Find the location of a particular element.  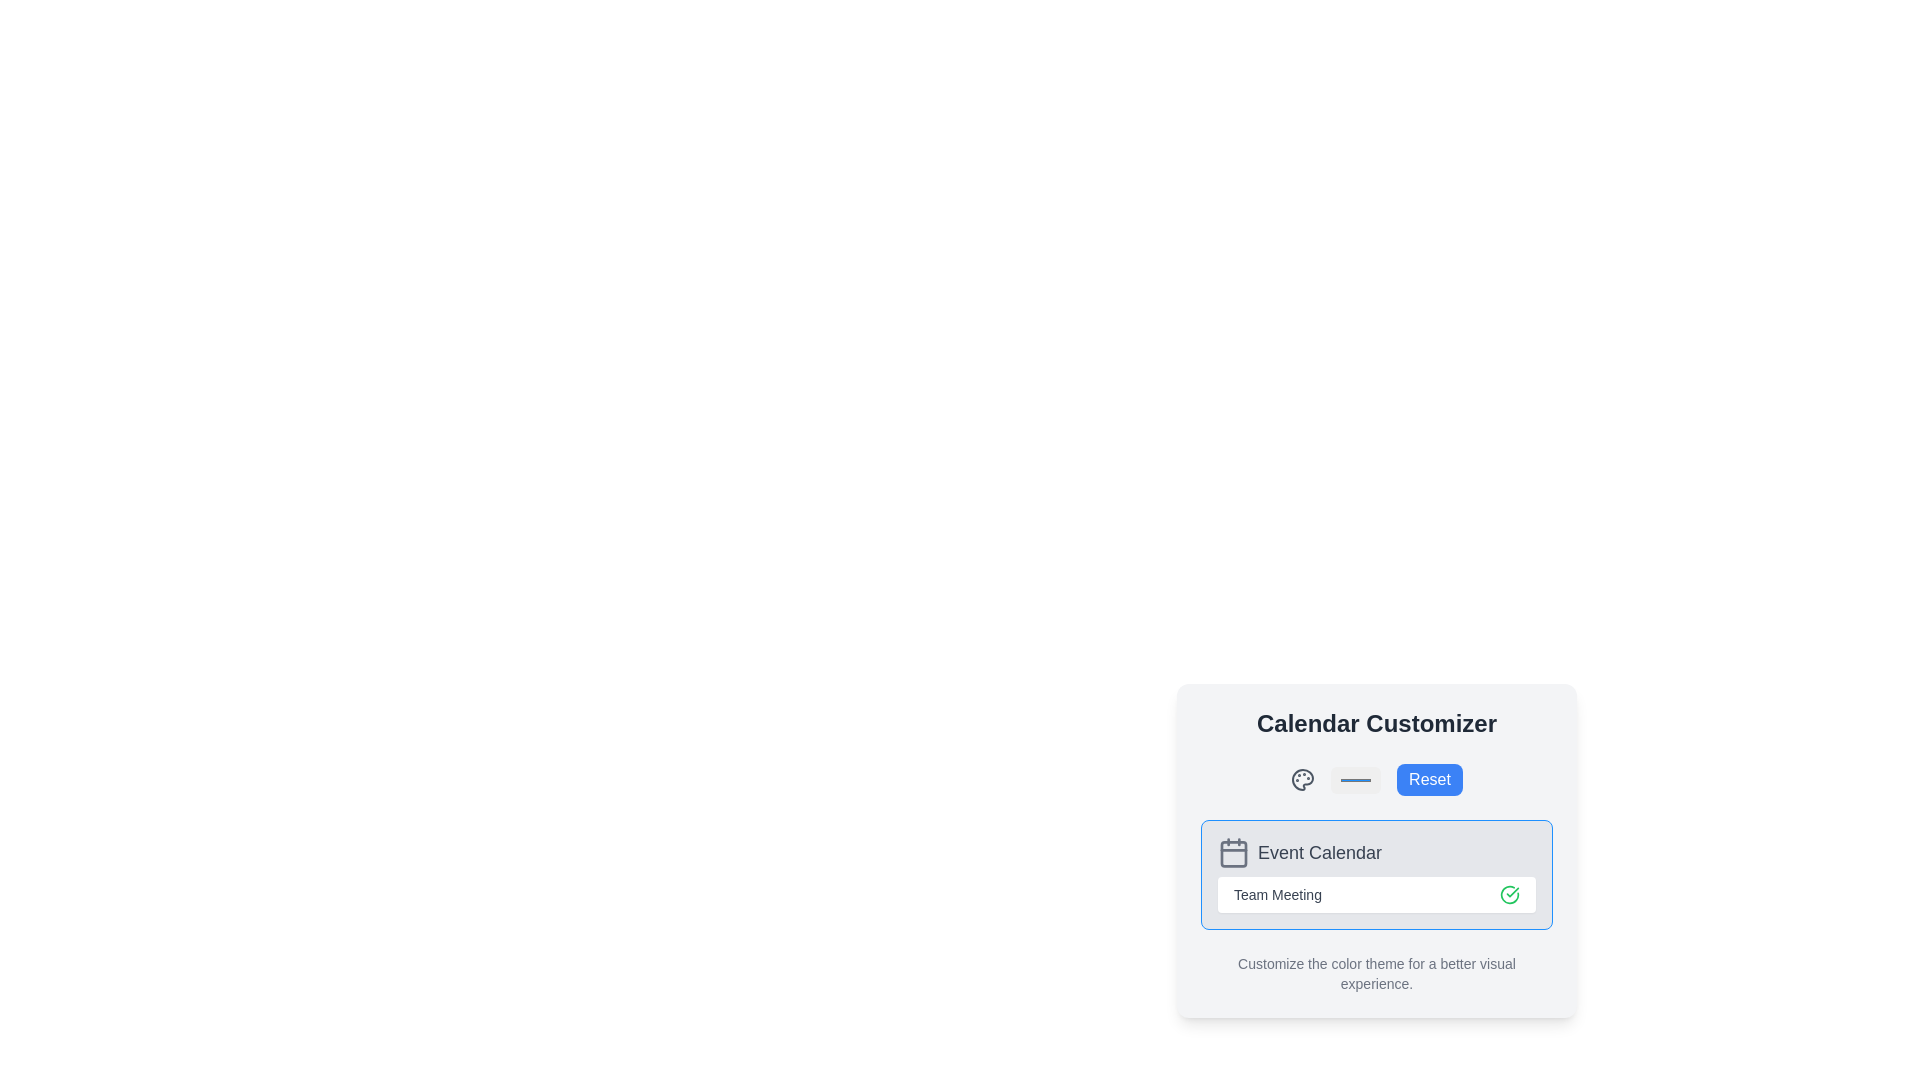

the decorative vector graphic representing a painter's palette located in the Calendar Customizer interface, which symbolizes customization features is located at coordinates (1303, 778).